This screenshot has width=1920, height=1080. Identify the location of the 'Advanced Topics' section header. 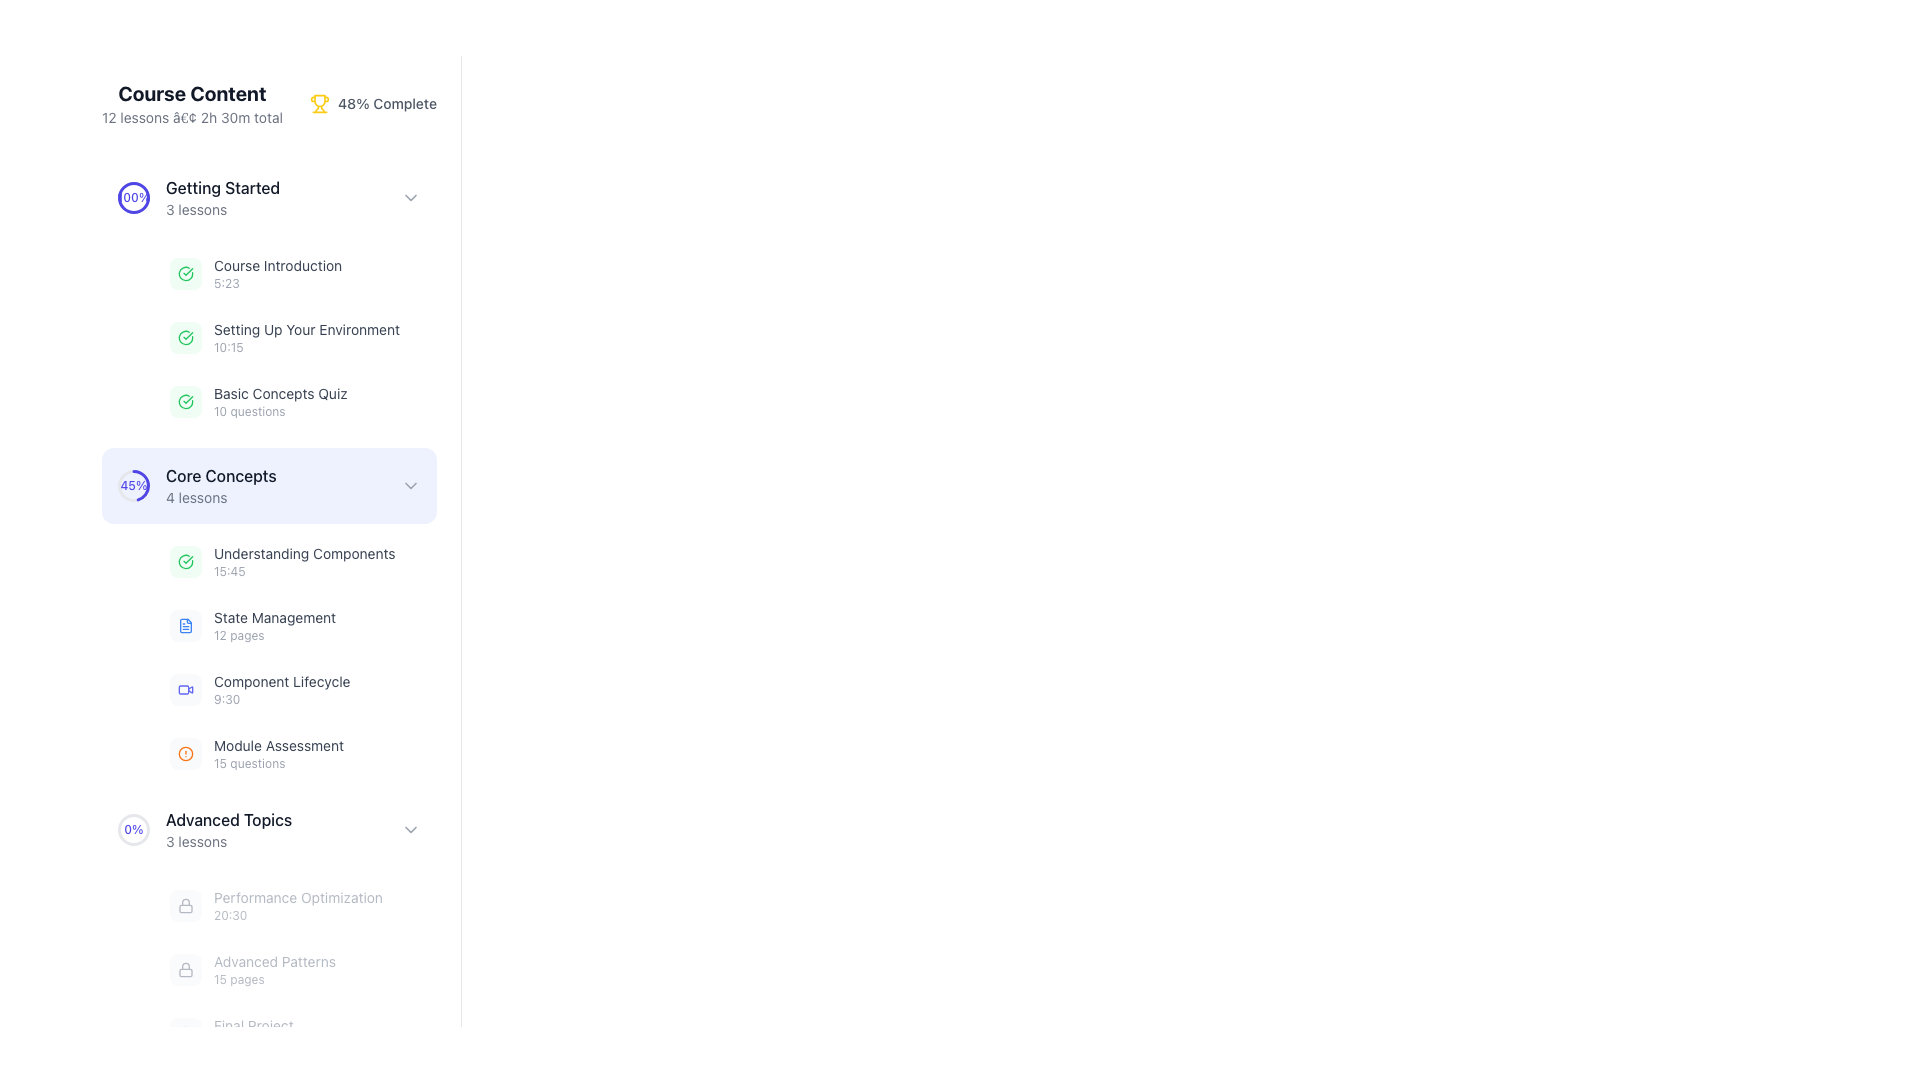
(229, 829).